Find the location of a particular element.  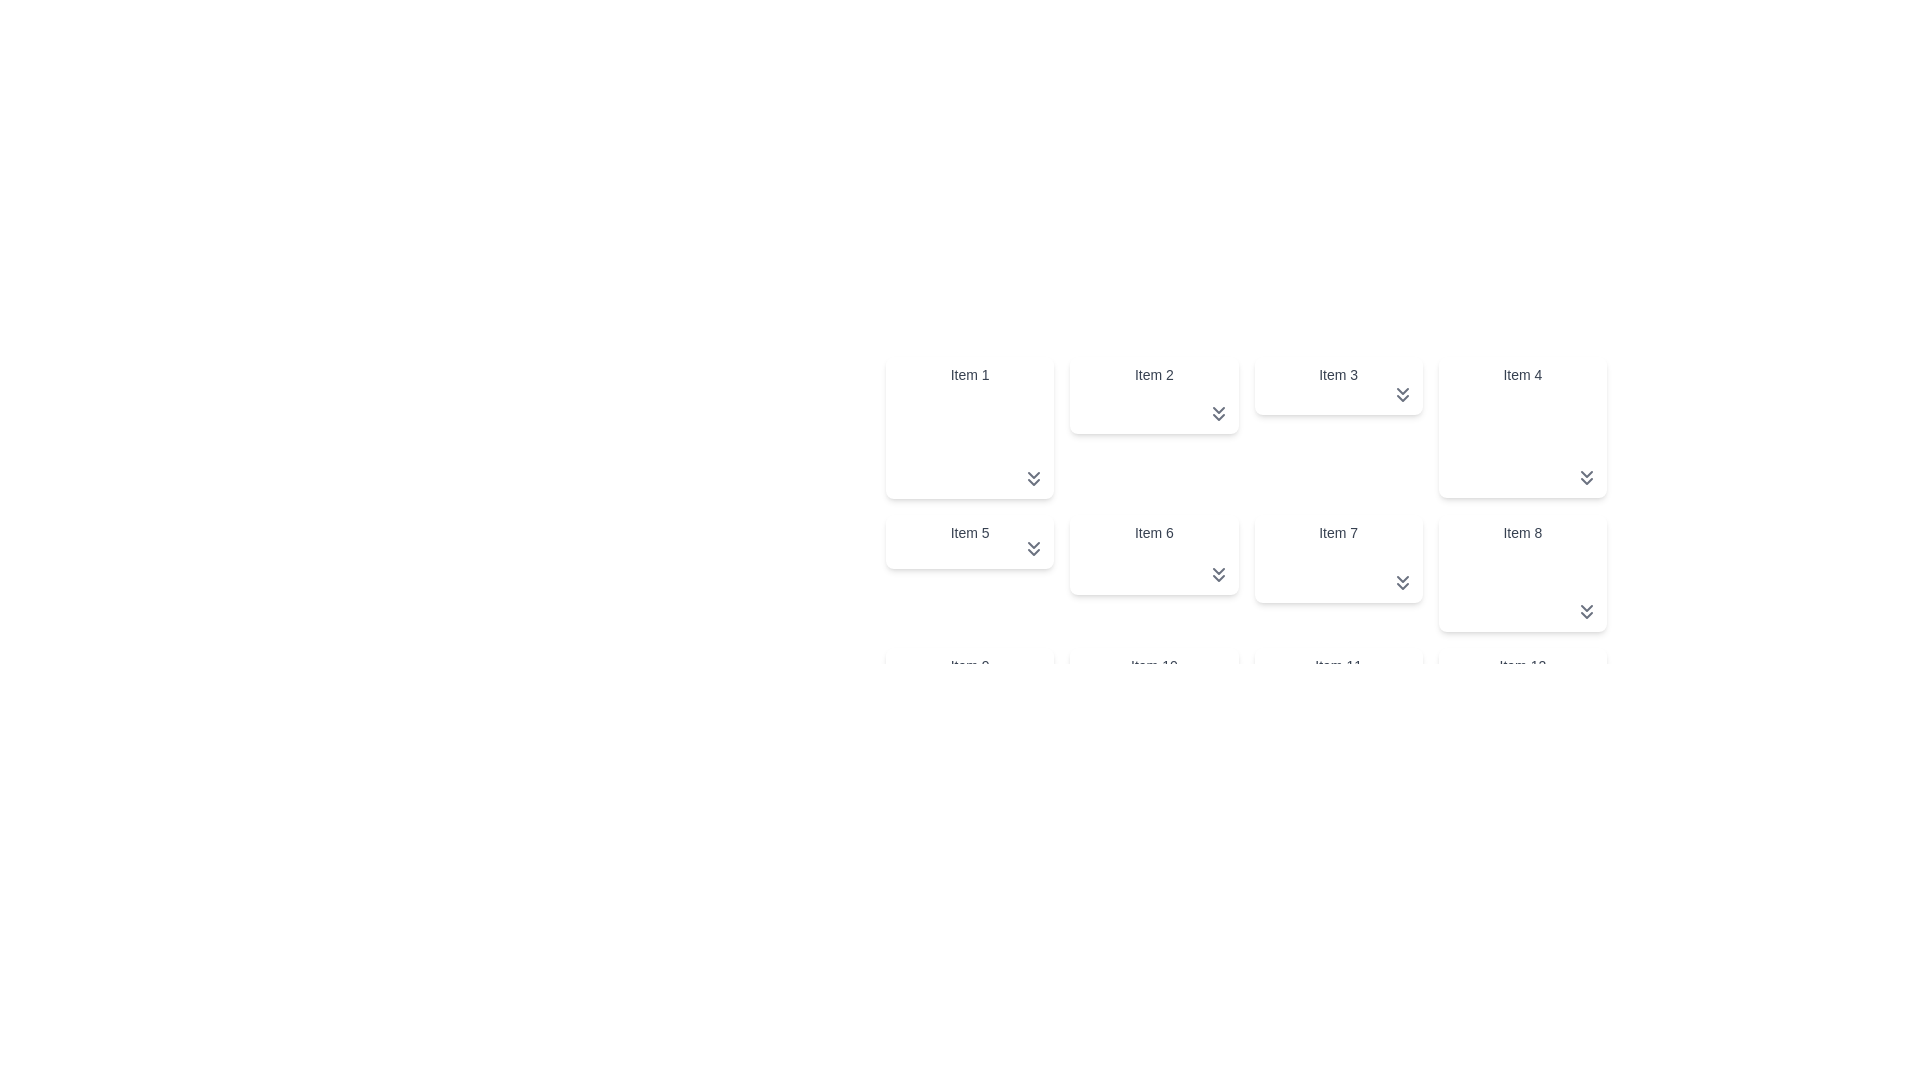

the card labeled 'Item 12' located in the bottom-right corner of the grid is located at coordinates (1521, 709).